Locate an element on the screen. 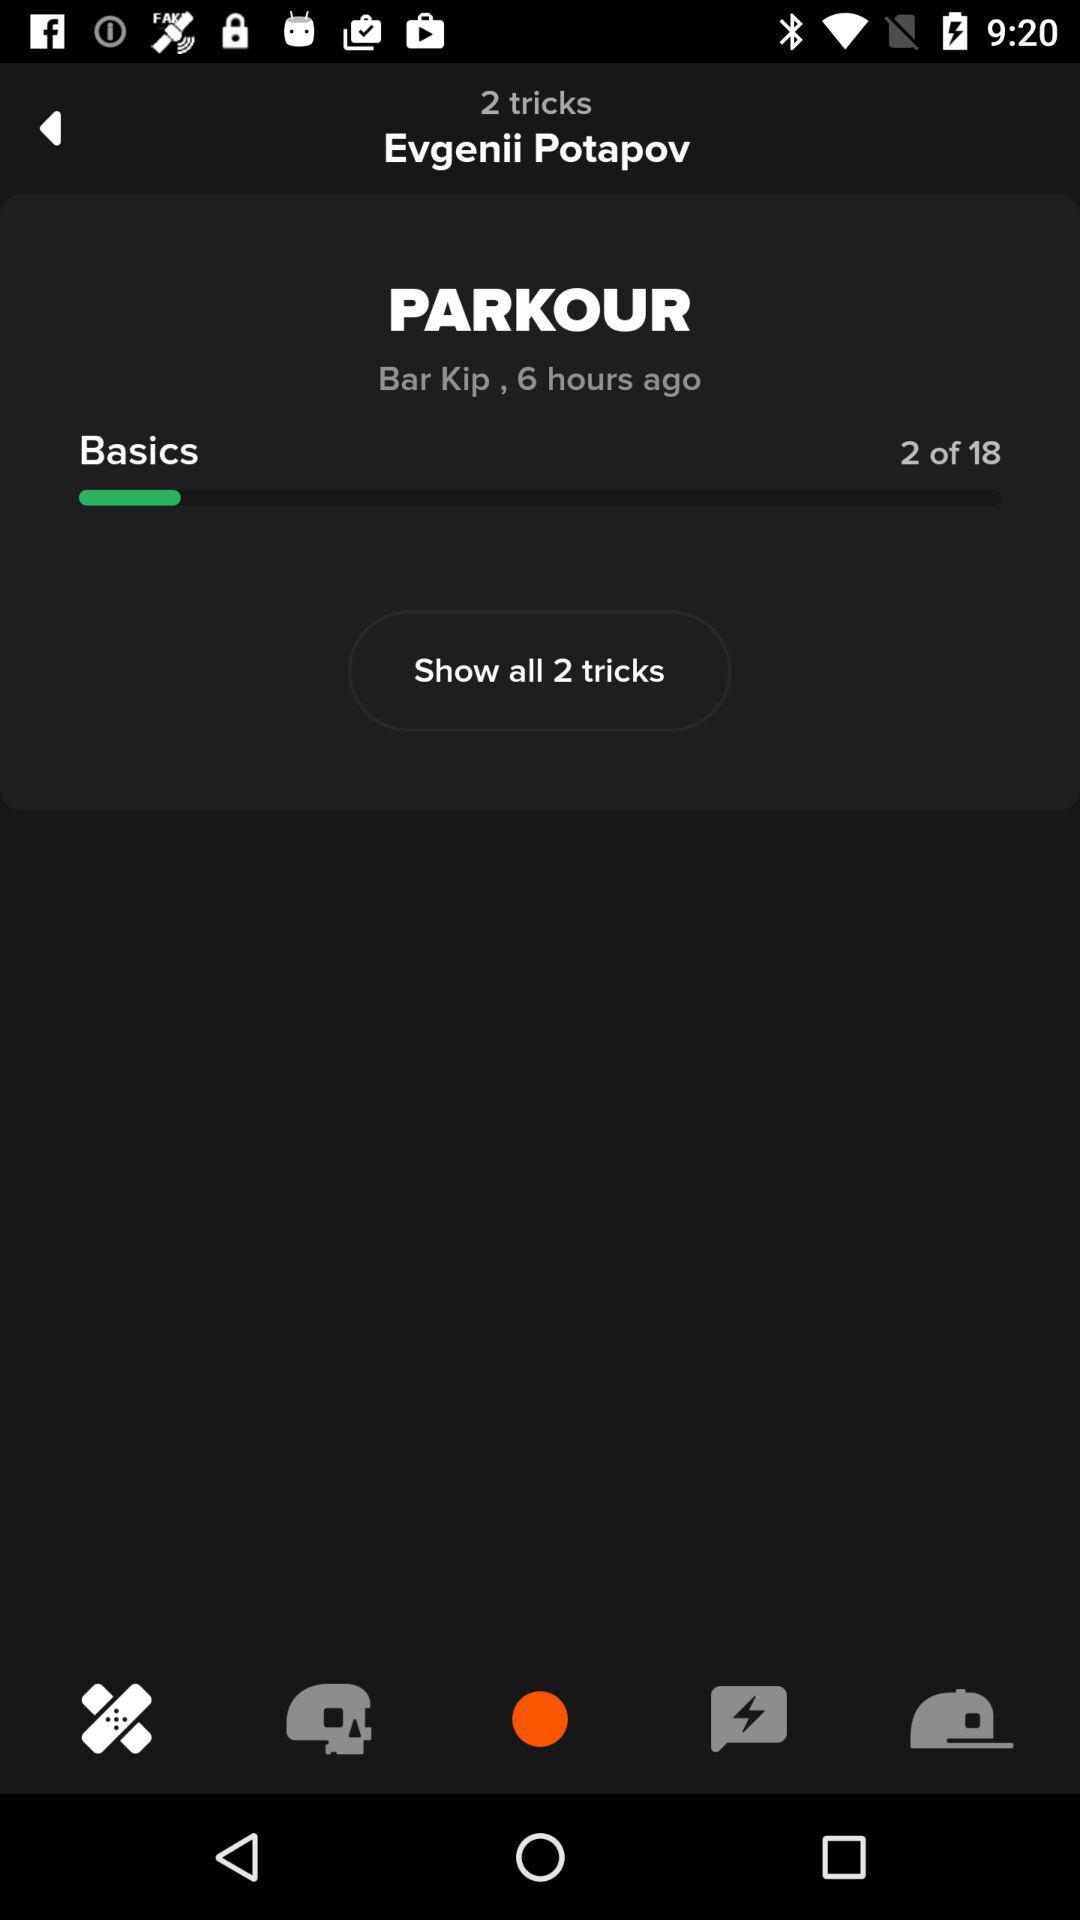 The width and height of the screenshot is (1080, 1920). the arrow_backward icon is located at coordinates (49, 127).